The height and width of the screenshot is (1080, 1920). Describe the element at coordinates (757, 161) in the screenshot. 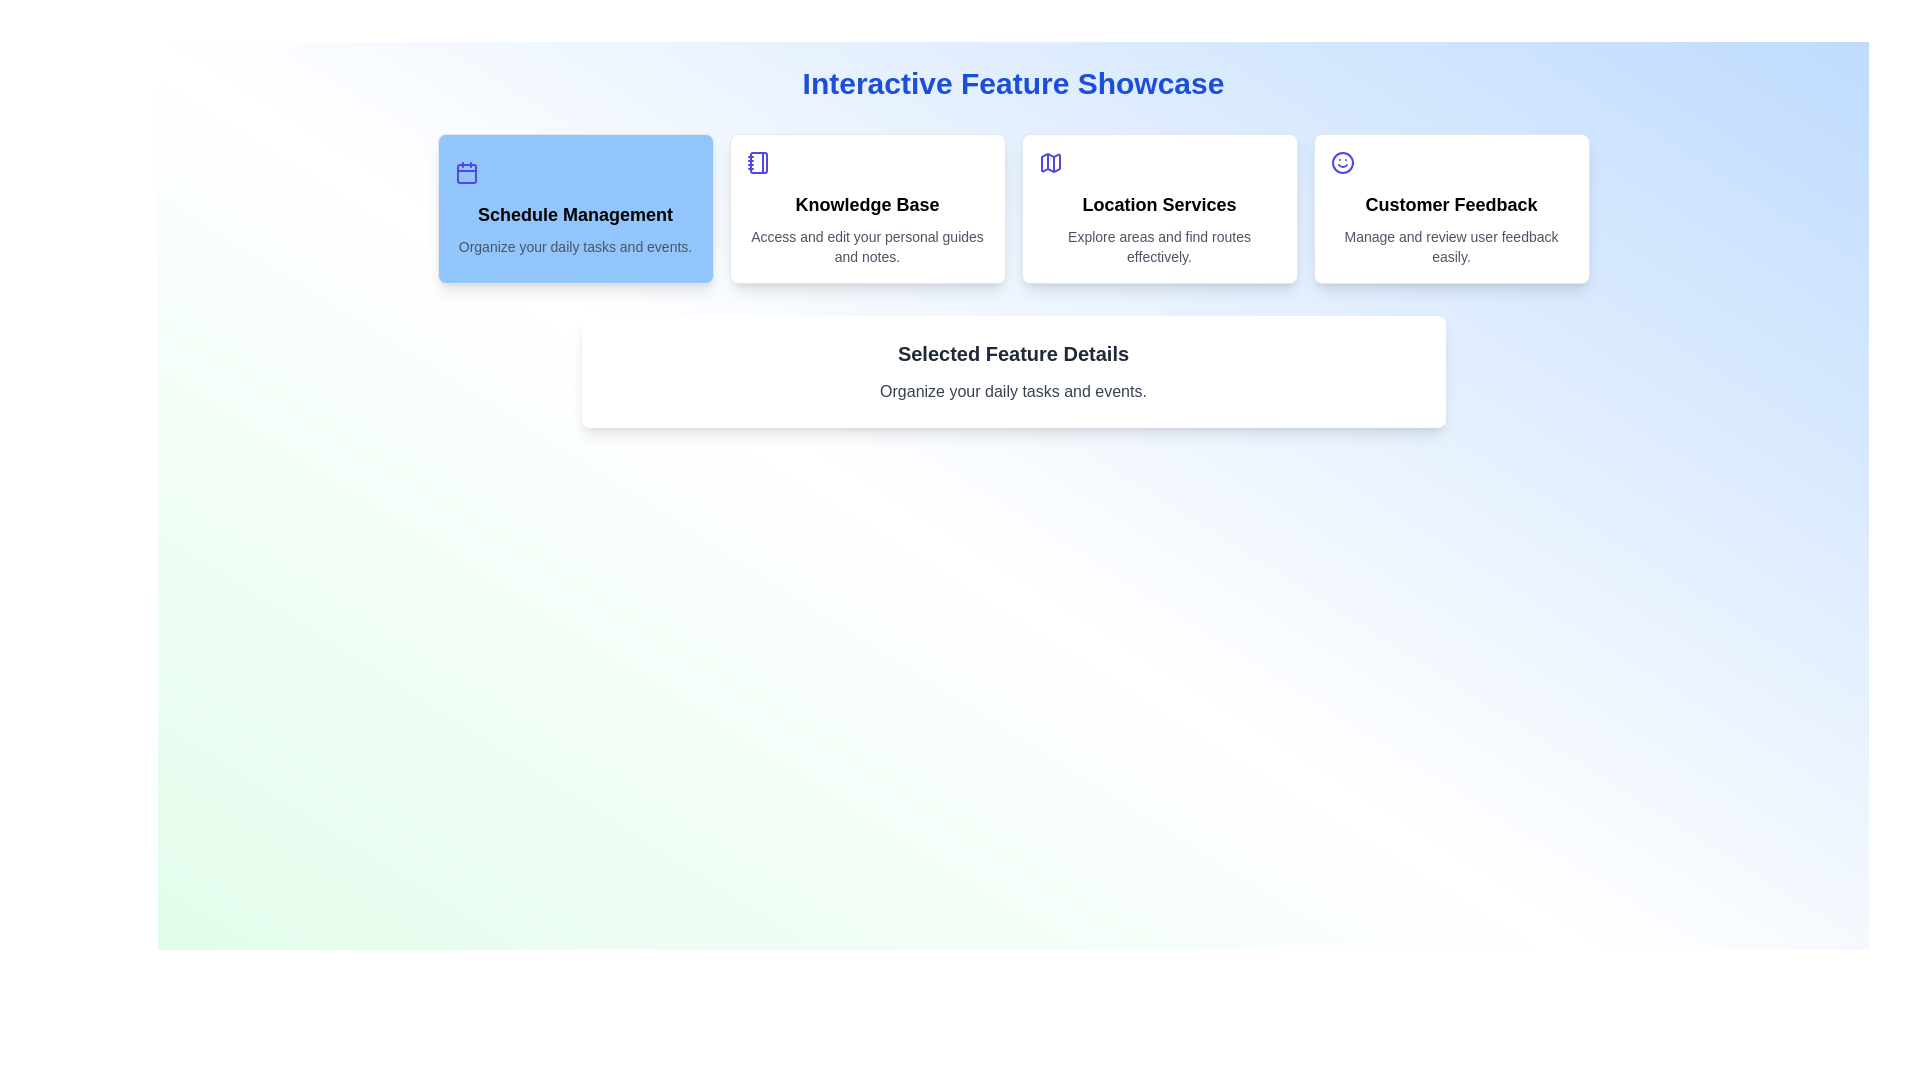

I see `the 'Knowledge Base' icon` at that location.